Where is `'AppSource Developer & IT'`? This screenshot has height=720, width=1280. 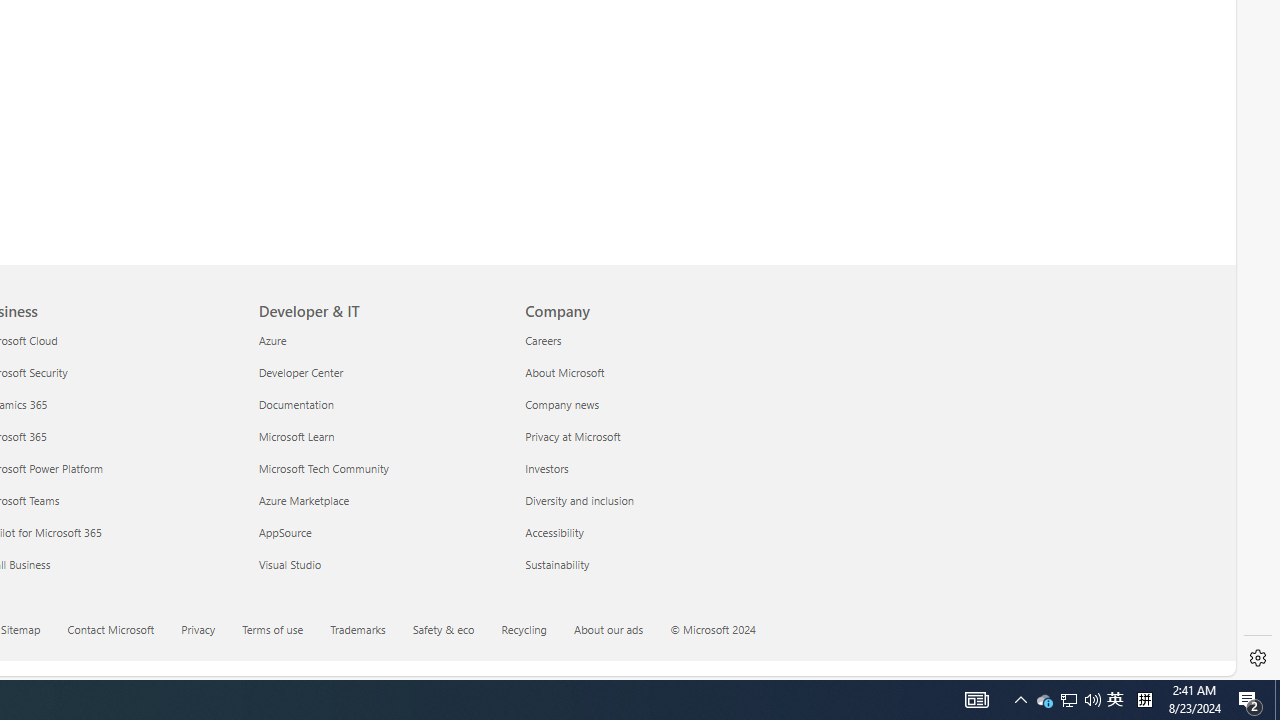
'AppSource Developer & IT' is located at coordinates (284, 531).